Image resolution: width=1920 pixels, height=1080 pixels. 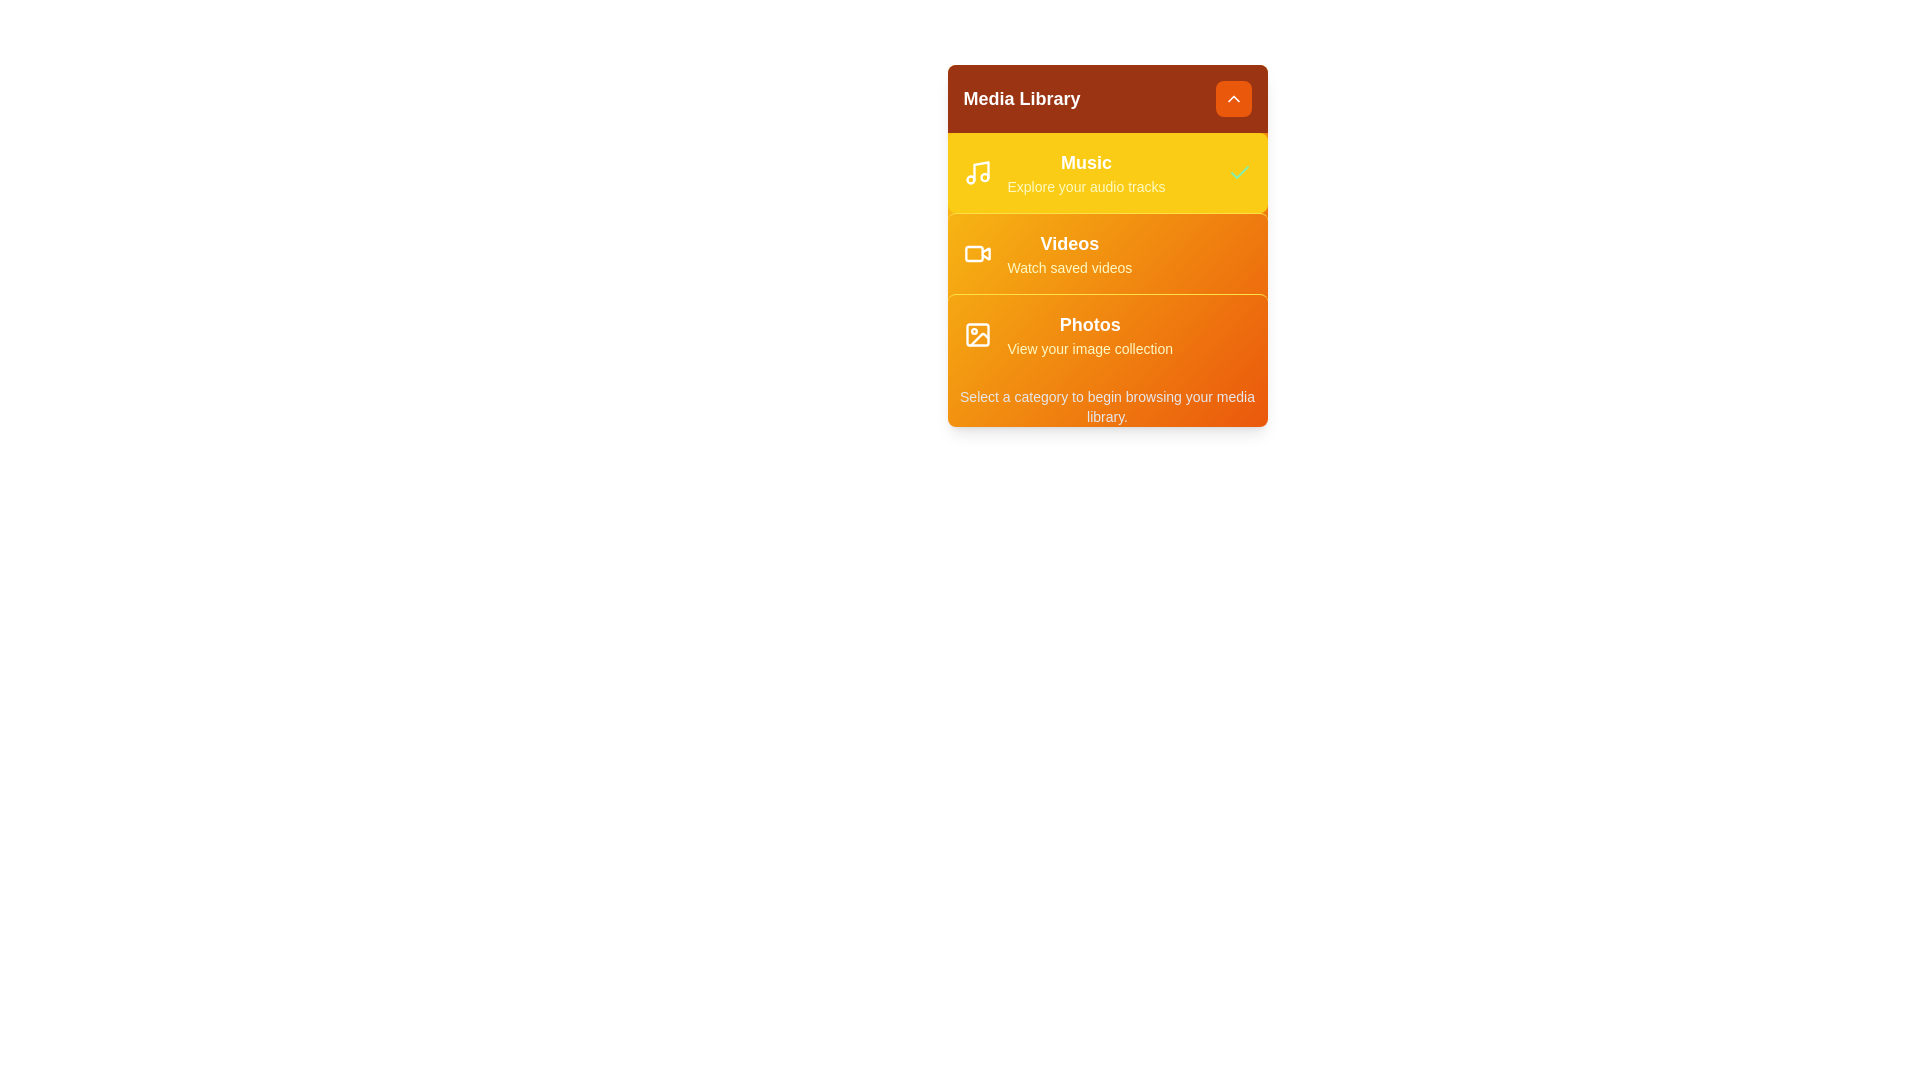 What do you see at coordinates (1106, 252) in the screenshot?
I see `the Videos category to see the hover effect` at bounding box center [1106, 252].